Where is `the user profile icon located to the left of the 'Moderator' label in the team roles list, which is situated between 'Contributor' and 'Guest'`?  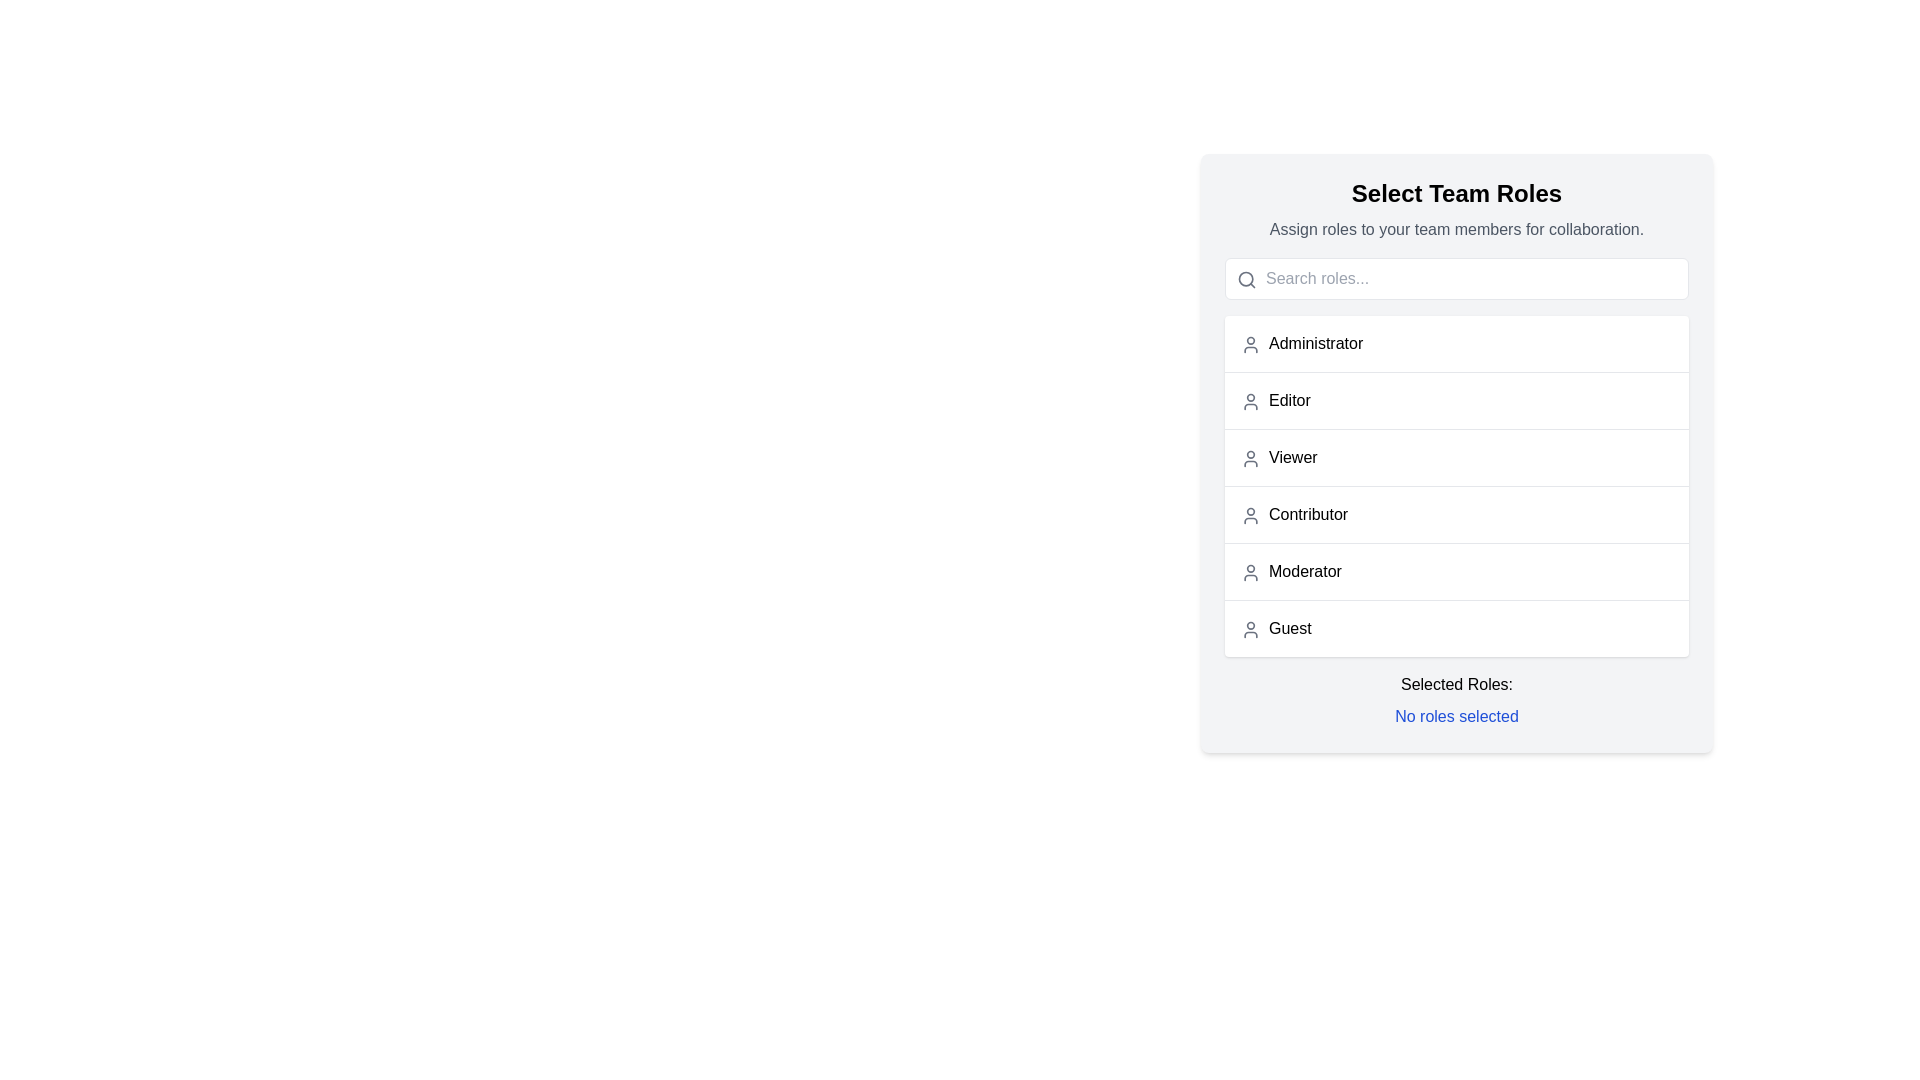
the user profile icon located to the left of the 'Moderator' label in the team roles list, which is situated between 'Contributor' and 'Guest' is located at coordinates (1250, 571).